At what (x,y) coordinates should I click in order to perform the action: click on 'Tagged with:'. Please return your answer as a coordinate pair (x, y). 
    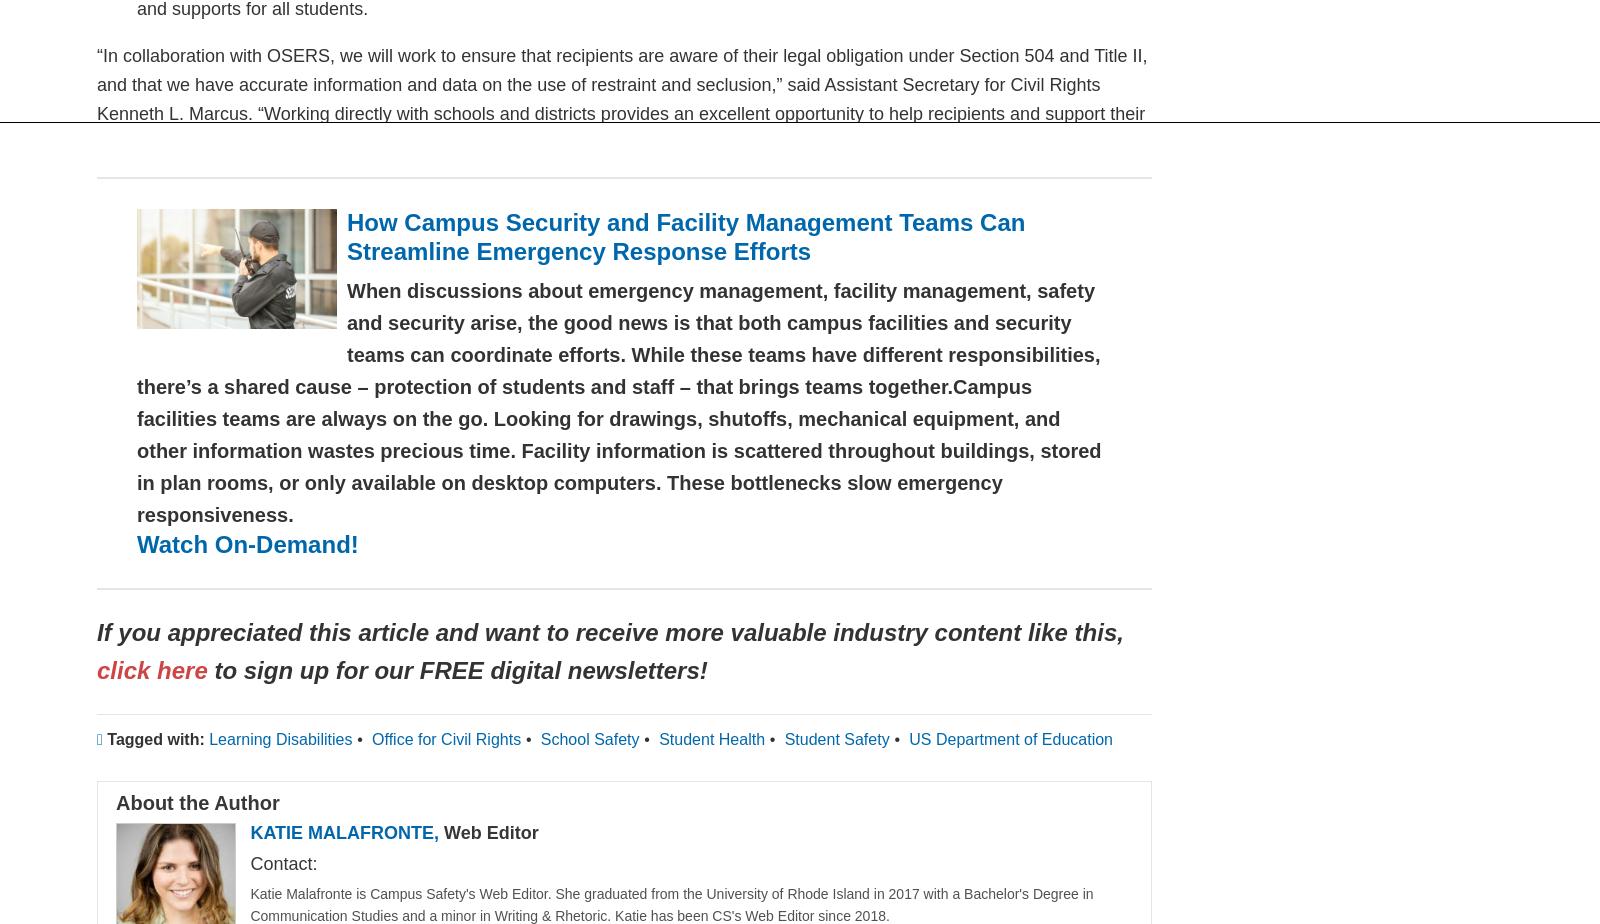
    Looking at the image, I should click on (154, 738).